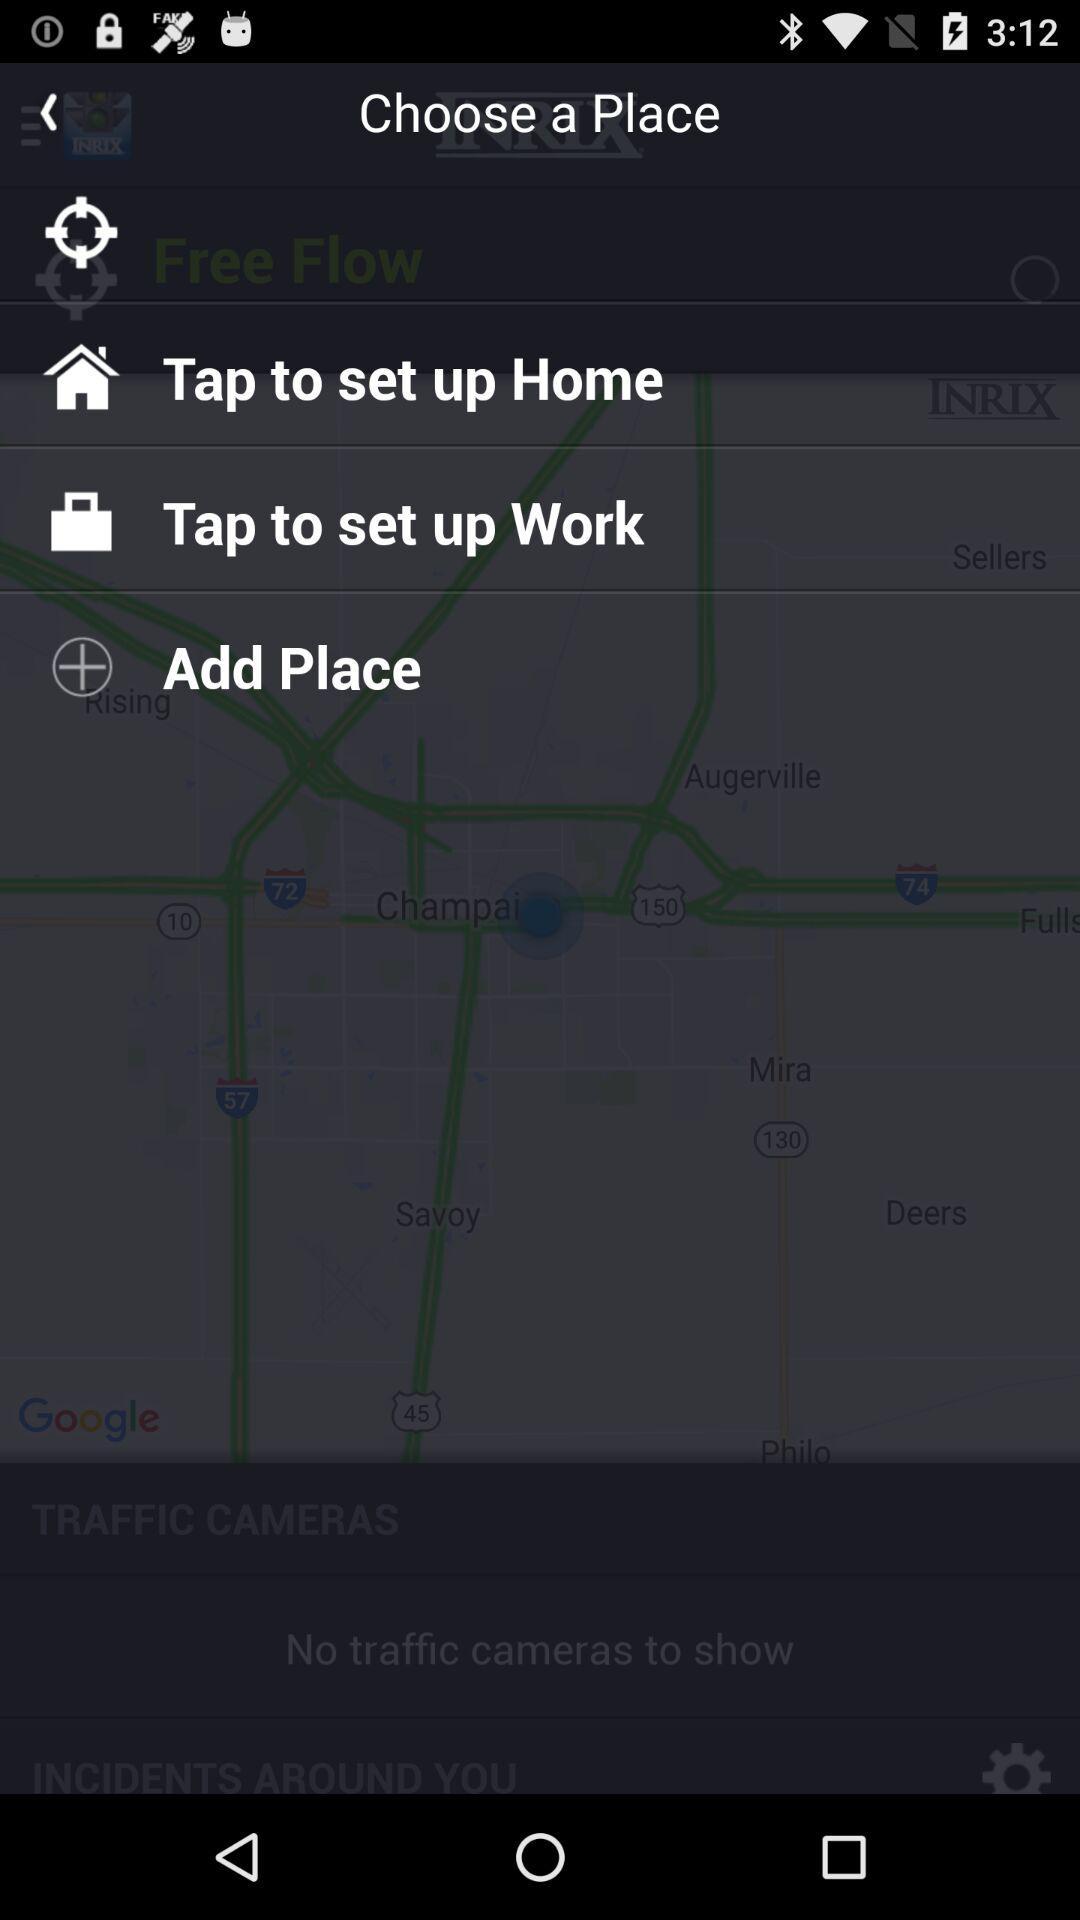 The image size is (1080, 1920). I want to click on icon to the left of the choose a place app, so click(46, 110).